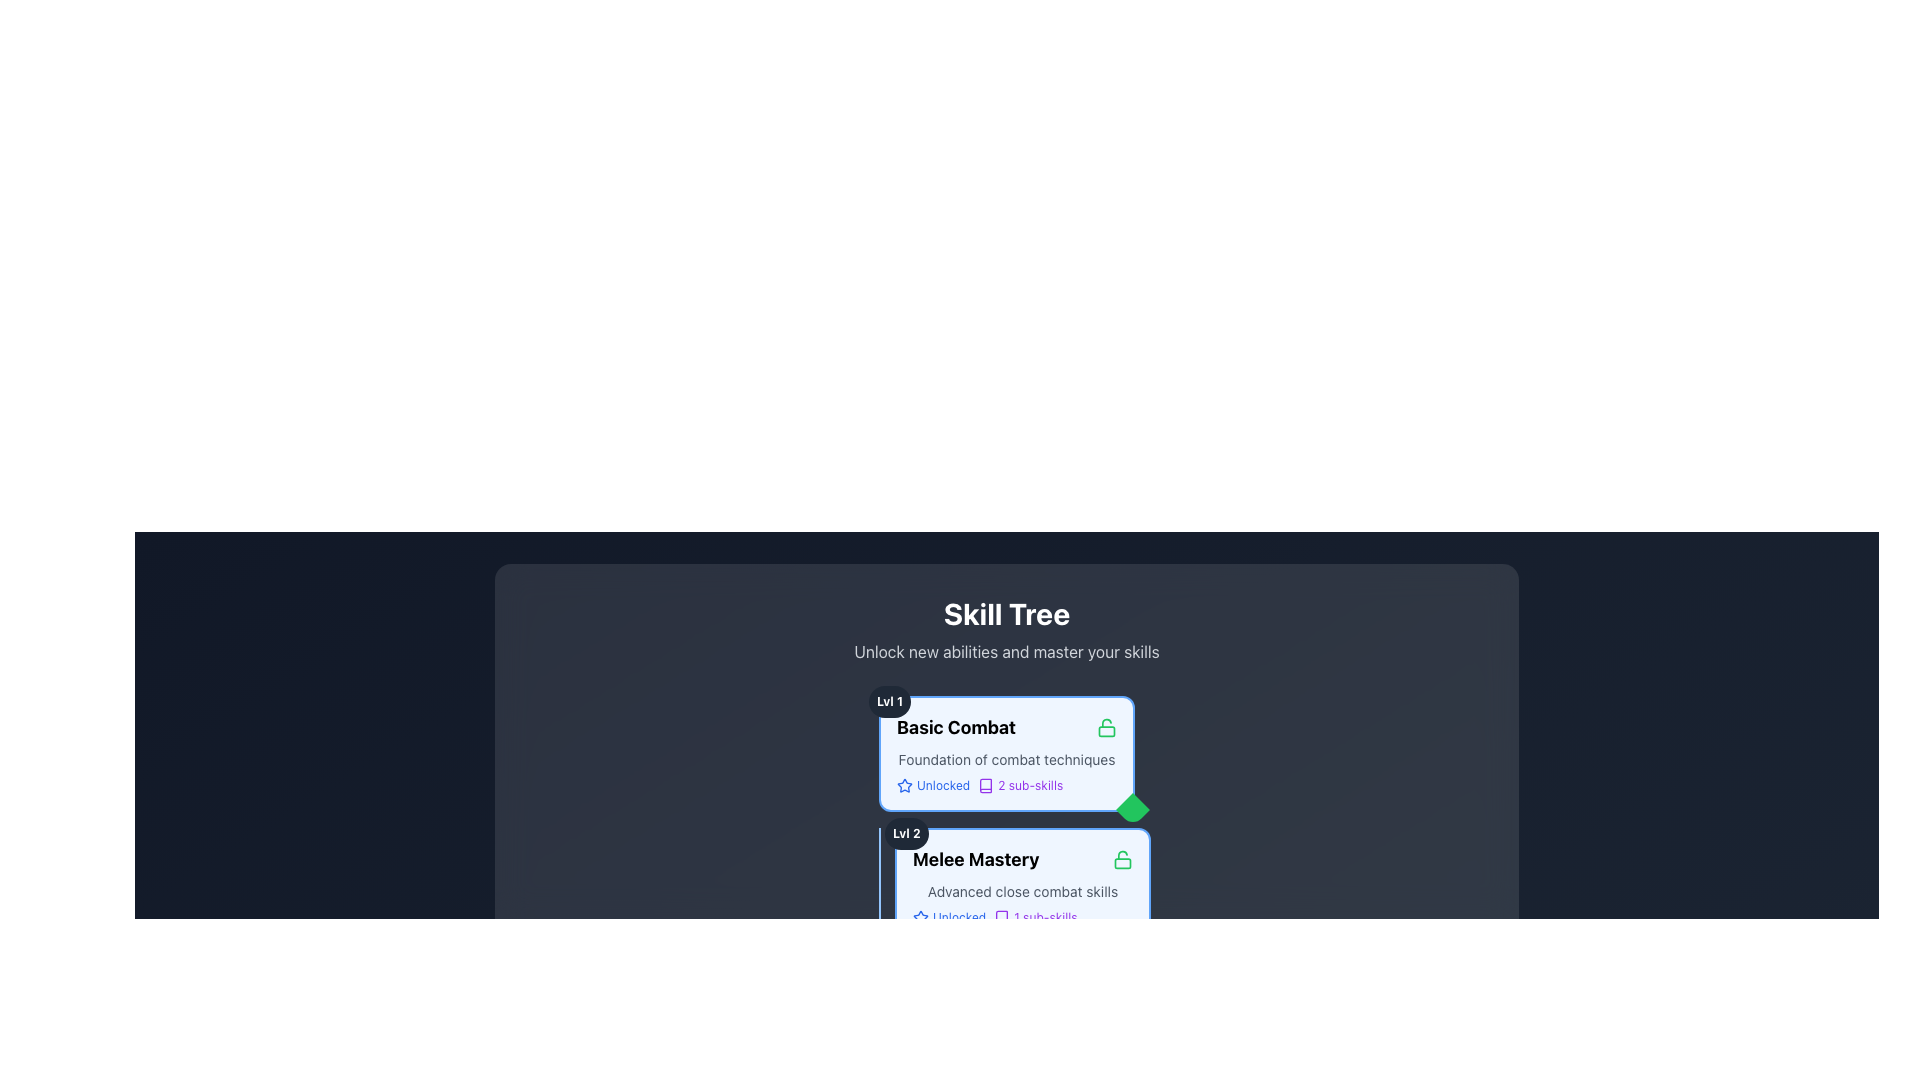 This screenshot has width=1920, height=1080. Describe the element at coordinates (958, 918) in the screenshot. I see `displayed text of the 'Unlocked' status label located below the level title in the 'Melee Mastery' box` at that location.